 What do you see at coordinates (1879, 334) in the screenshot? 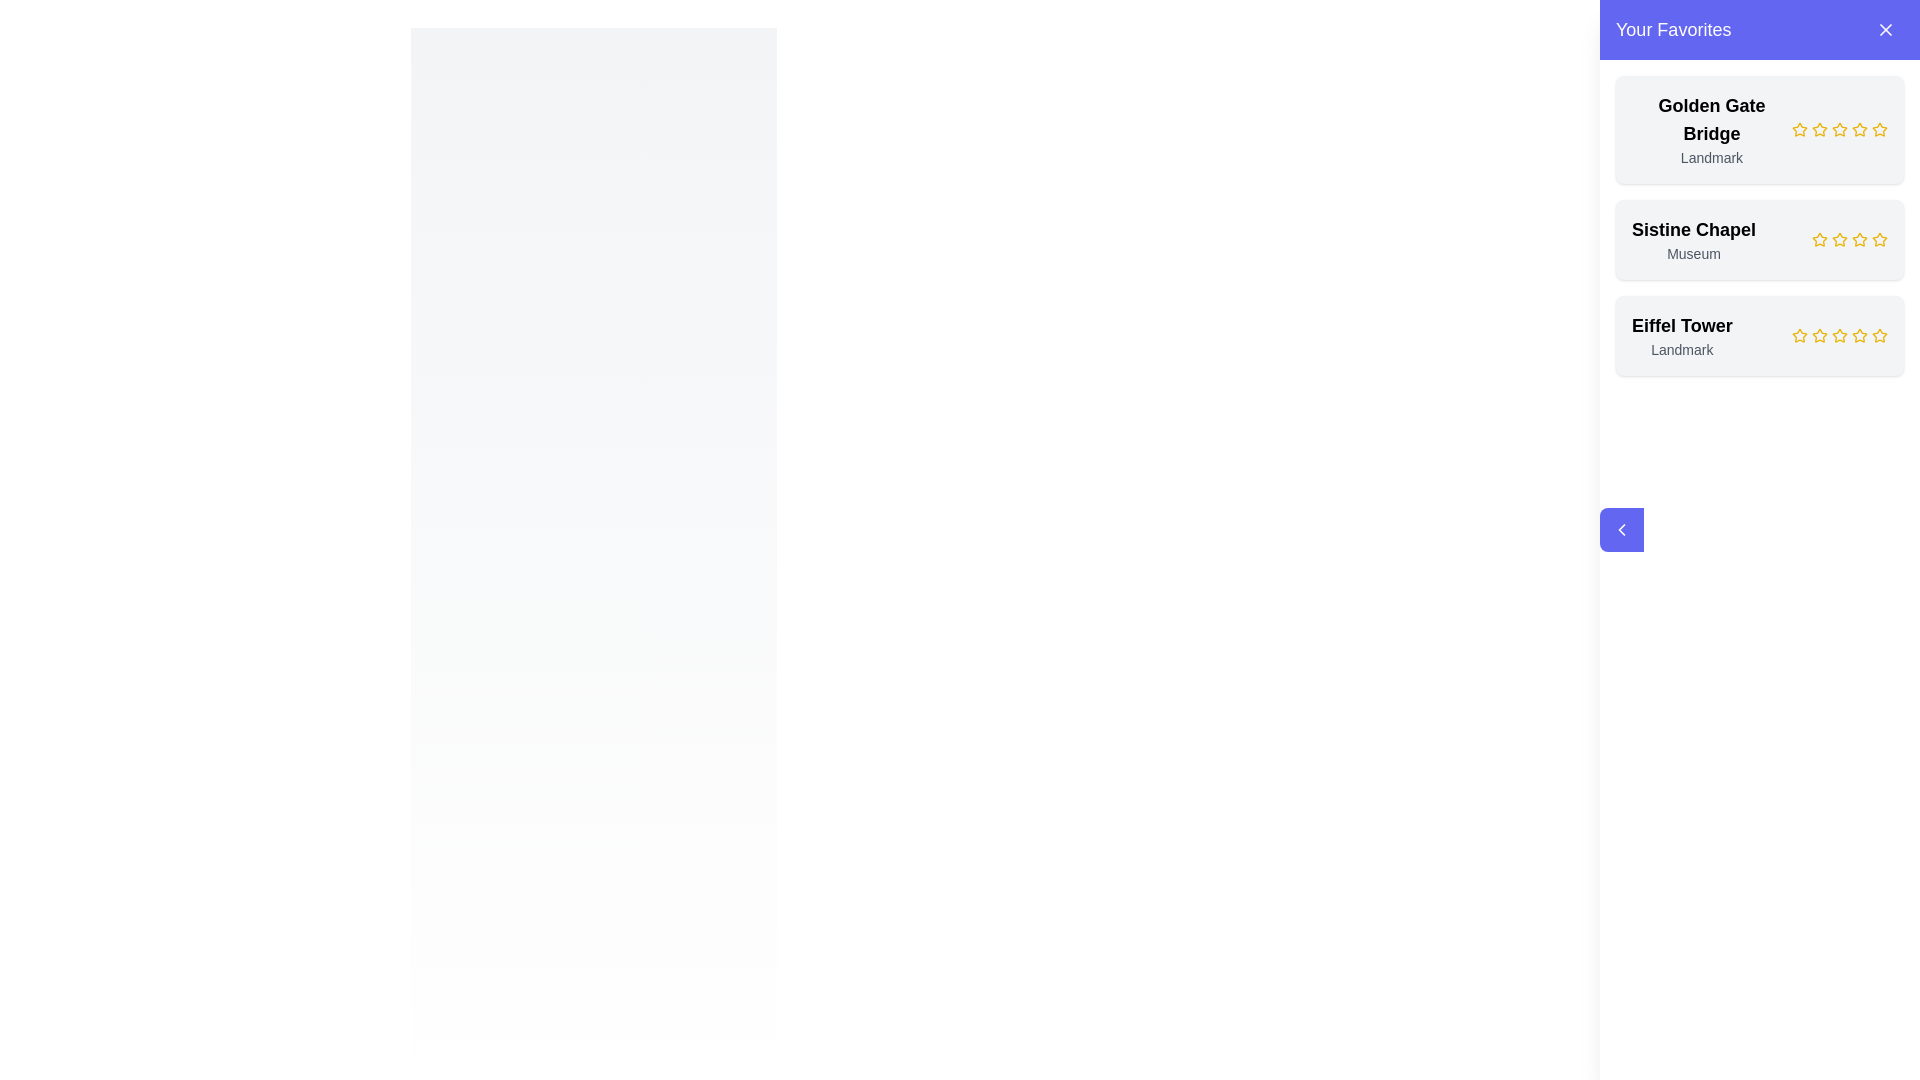
I see `the fifth star icon in the rating system for the 'Eiffel Tower' content` at bounding box center [1879, 334].